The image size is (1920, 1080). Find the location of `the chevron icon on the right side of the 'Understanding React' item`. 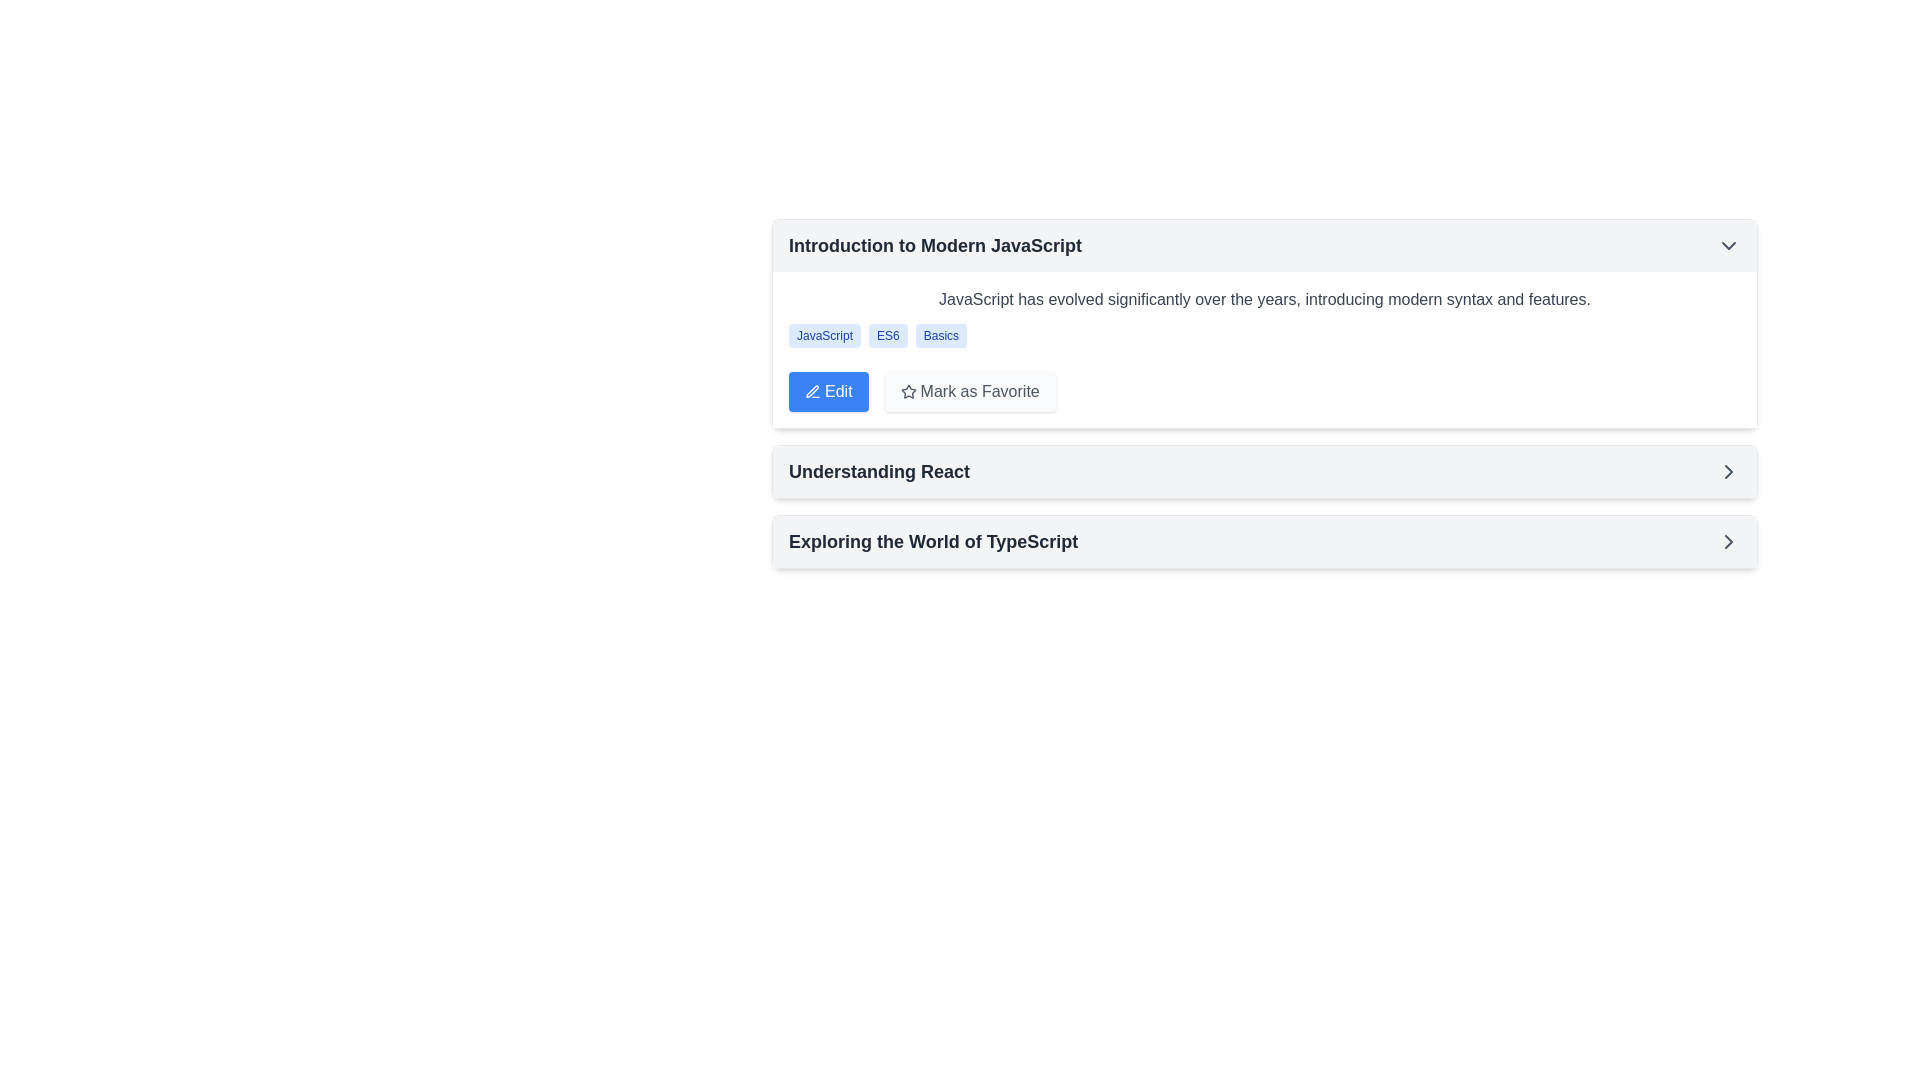

the chevron icon on the right side of the 'Understanding React' item is located at coordinates (1727, 471).